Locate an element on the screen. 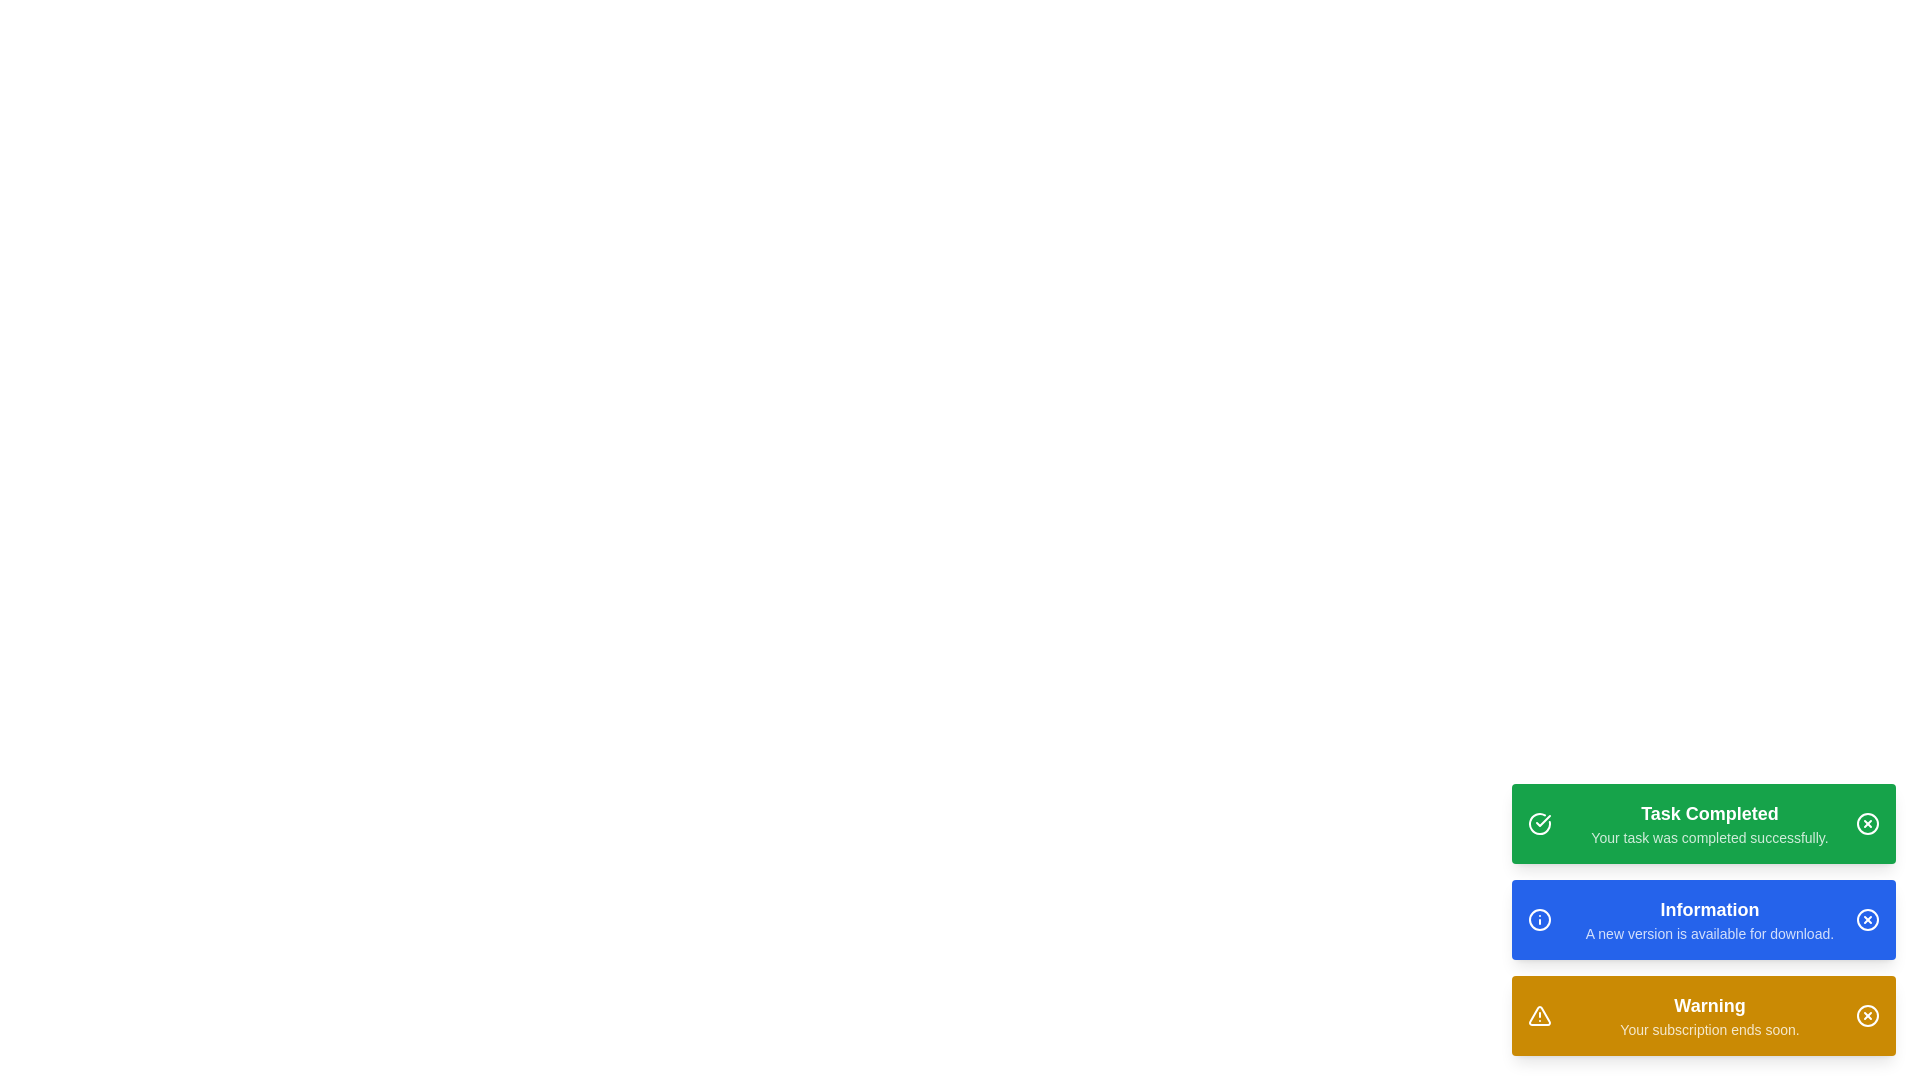 The image size is (1920, 1080). the text snippet that reads 'A new version is available for download,' which is positioned below the heading 'Information' in the blue notification card is located at coordinates (1708, 933).